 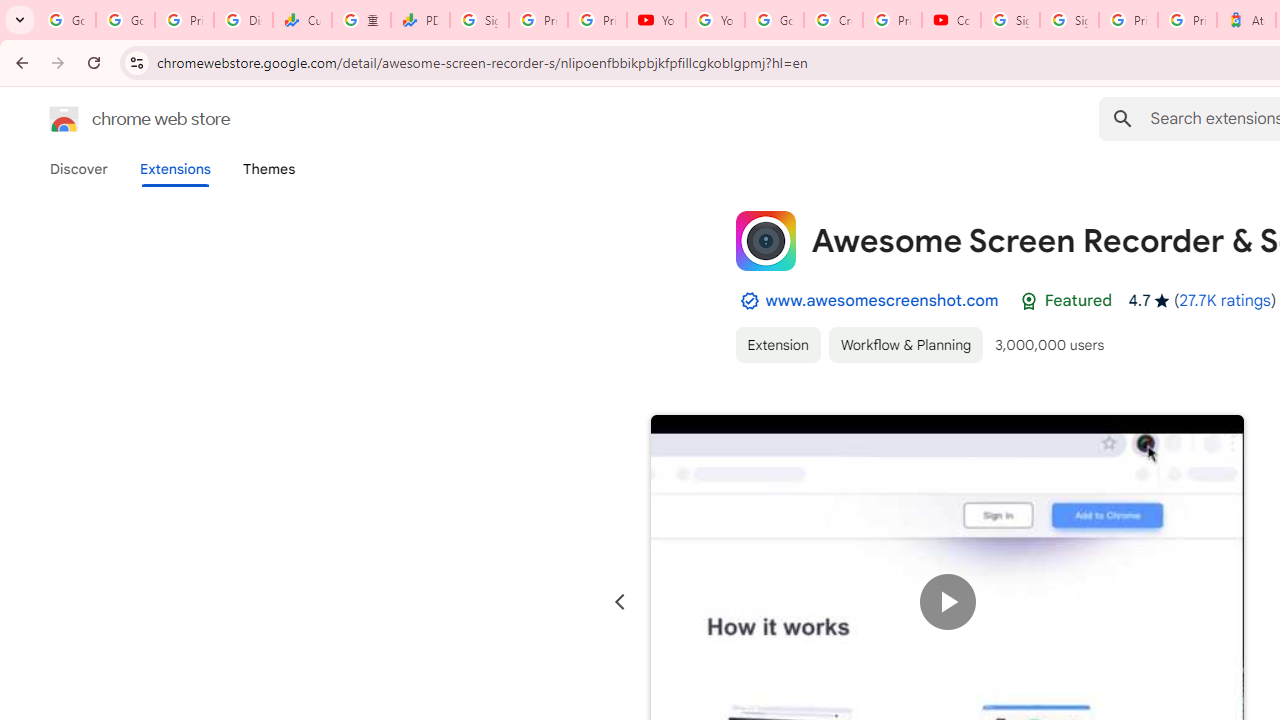 I want to click on 'YouTube', so click(x=656, y=20).